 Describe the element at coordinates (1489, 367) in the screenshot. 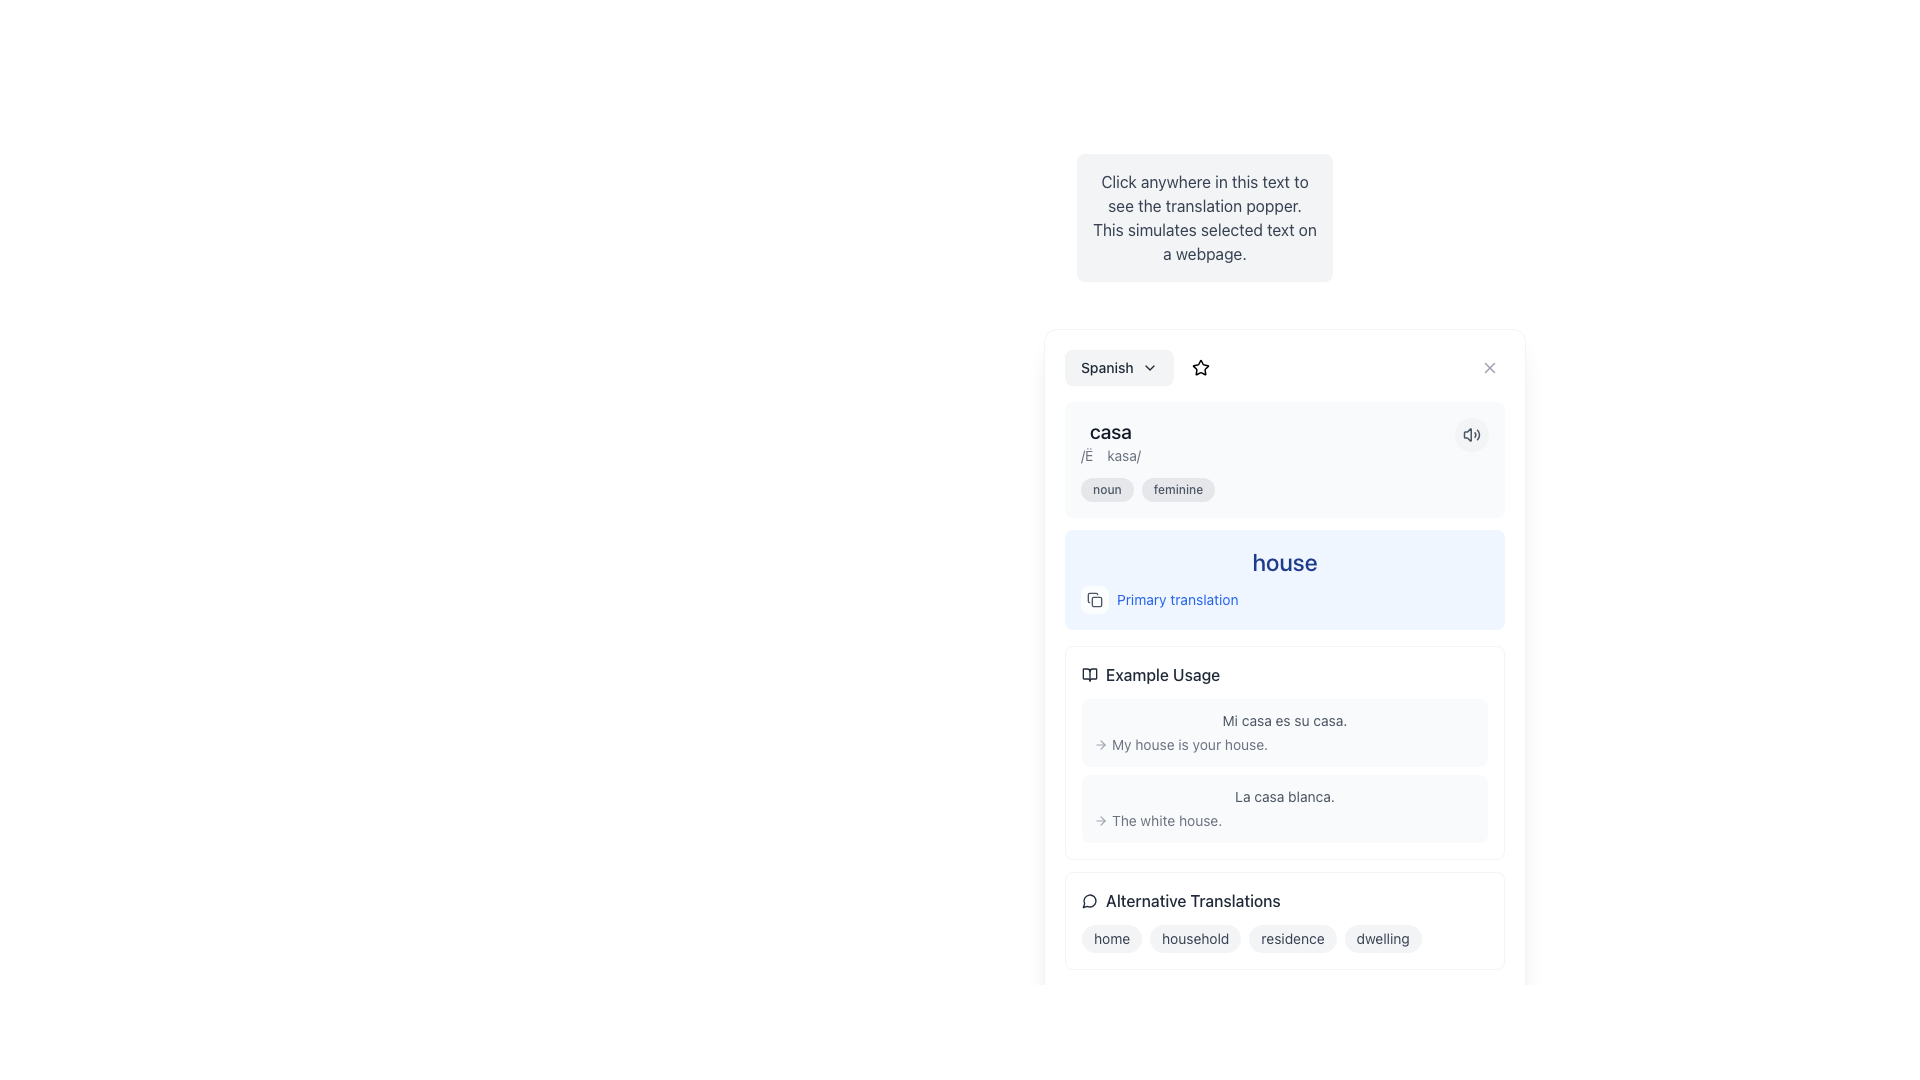

I see `the 'X' shaped button icon located in the top-right corner of the pop-up window to change its appearance` at that location.